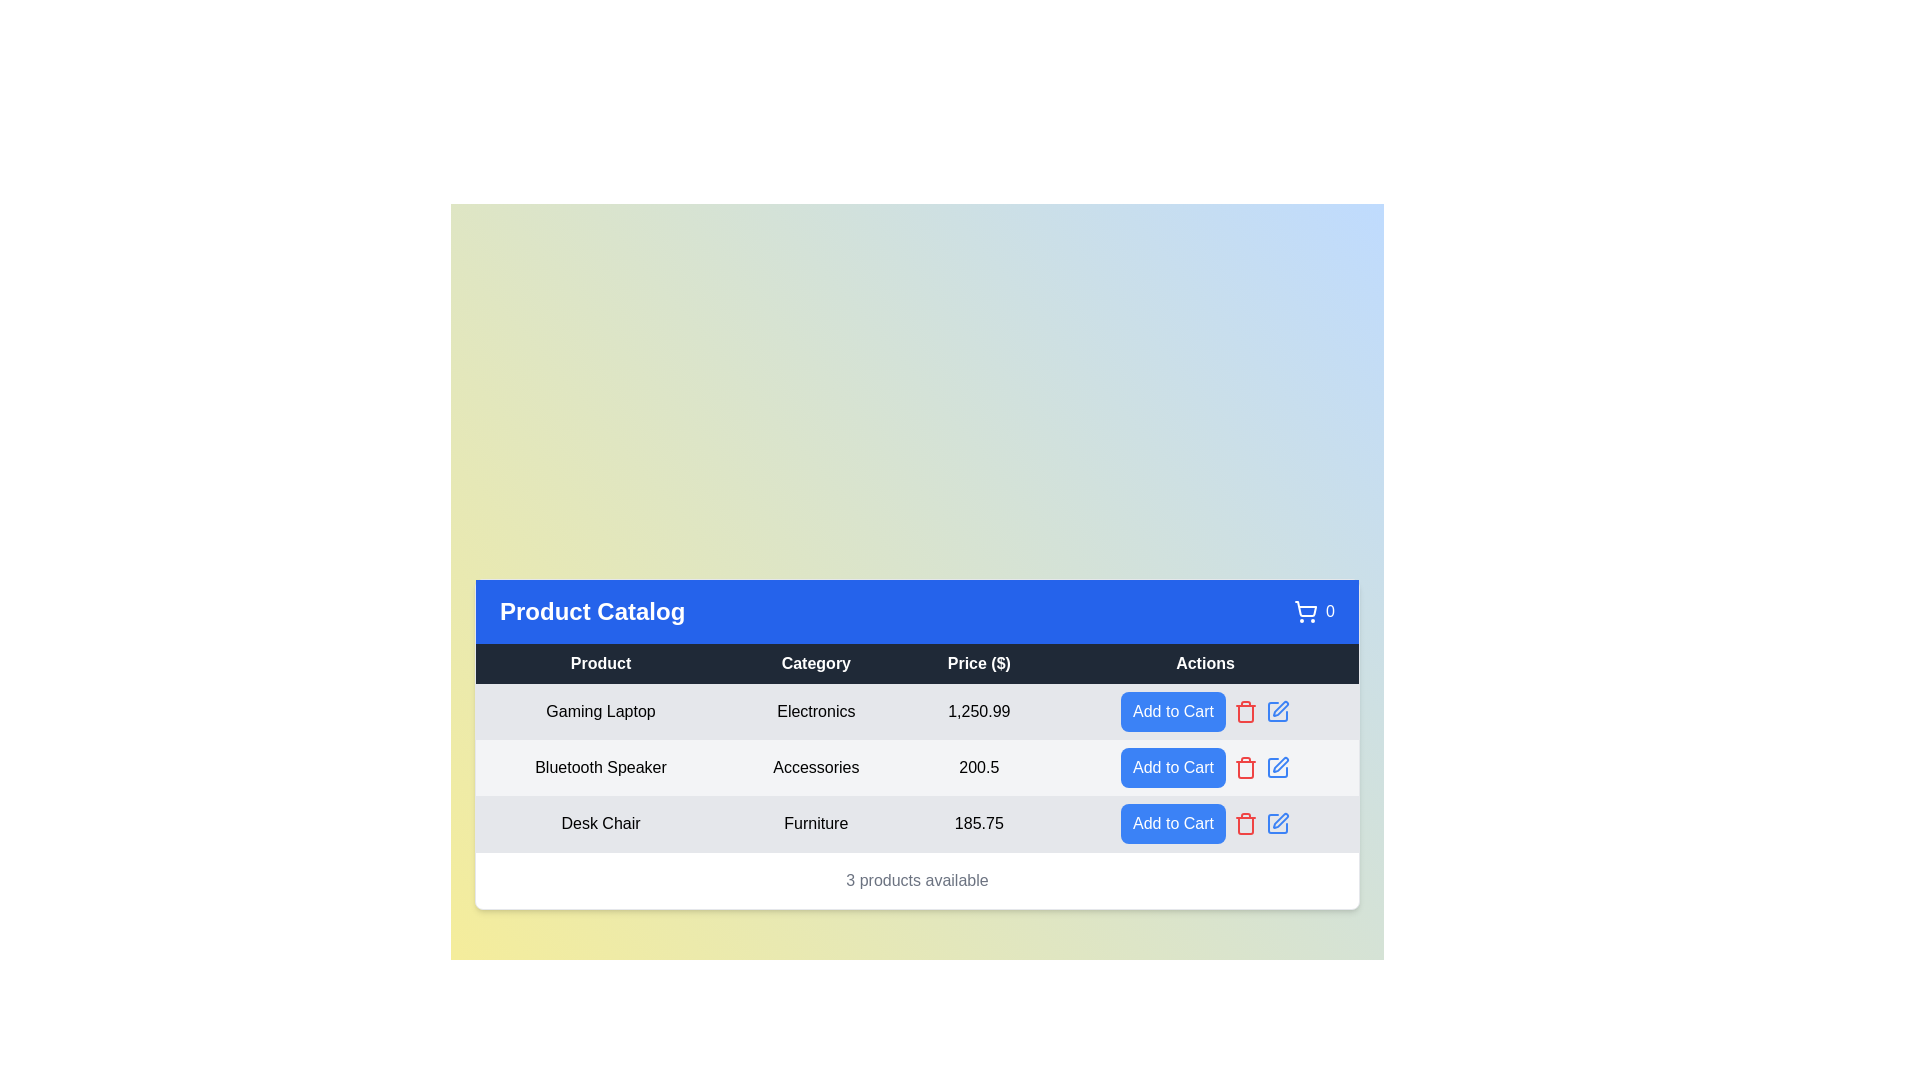  I want to click on the pen icon in the 'Actions' section of the table, so click(1276, 710).